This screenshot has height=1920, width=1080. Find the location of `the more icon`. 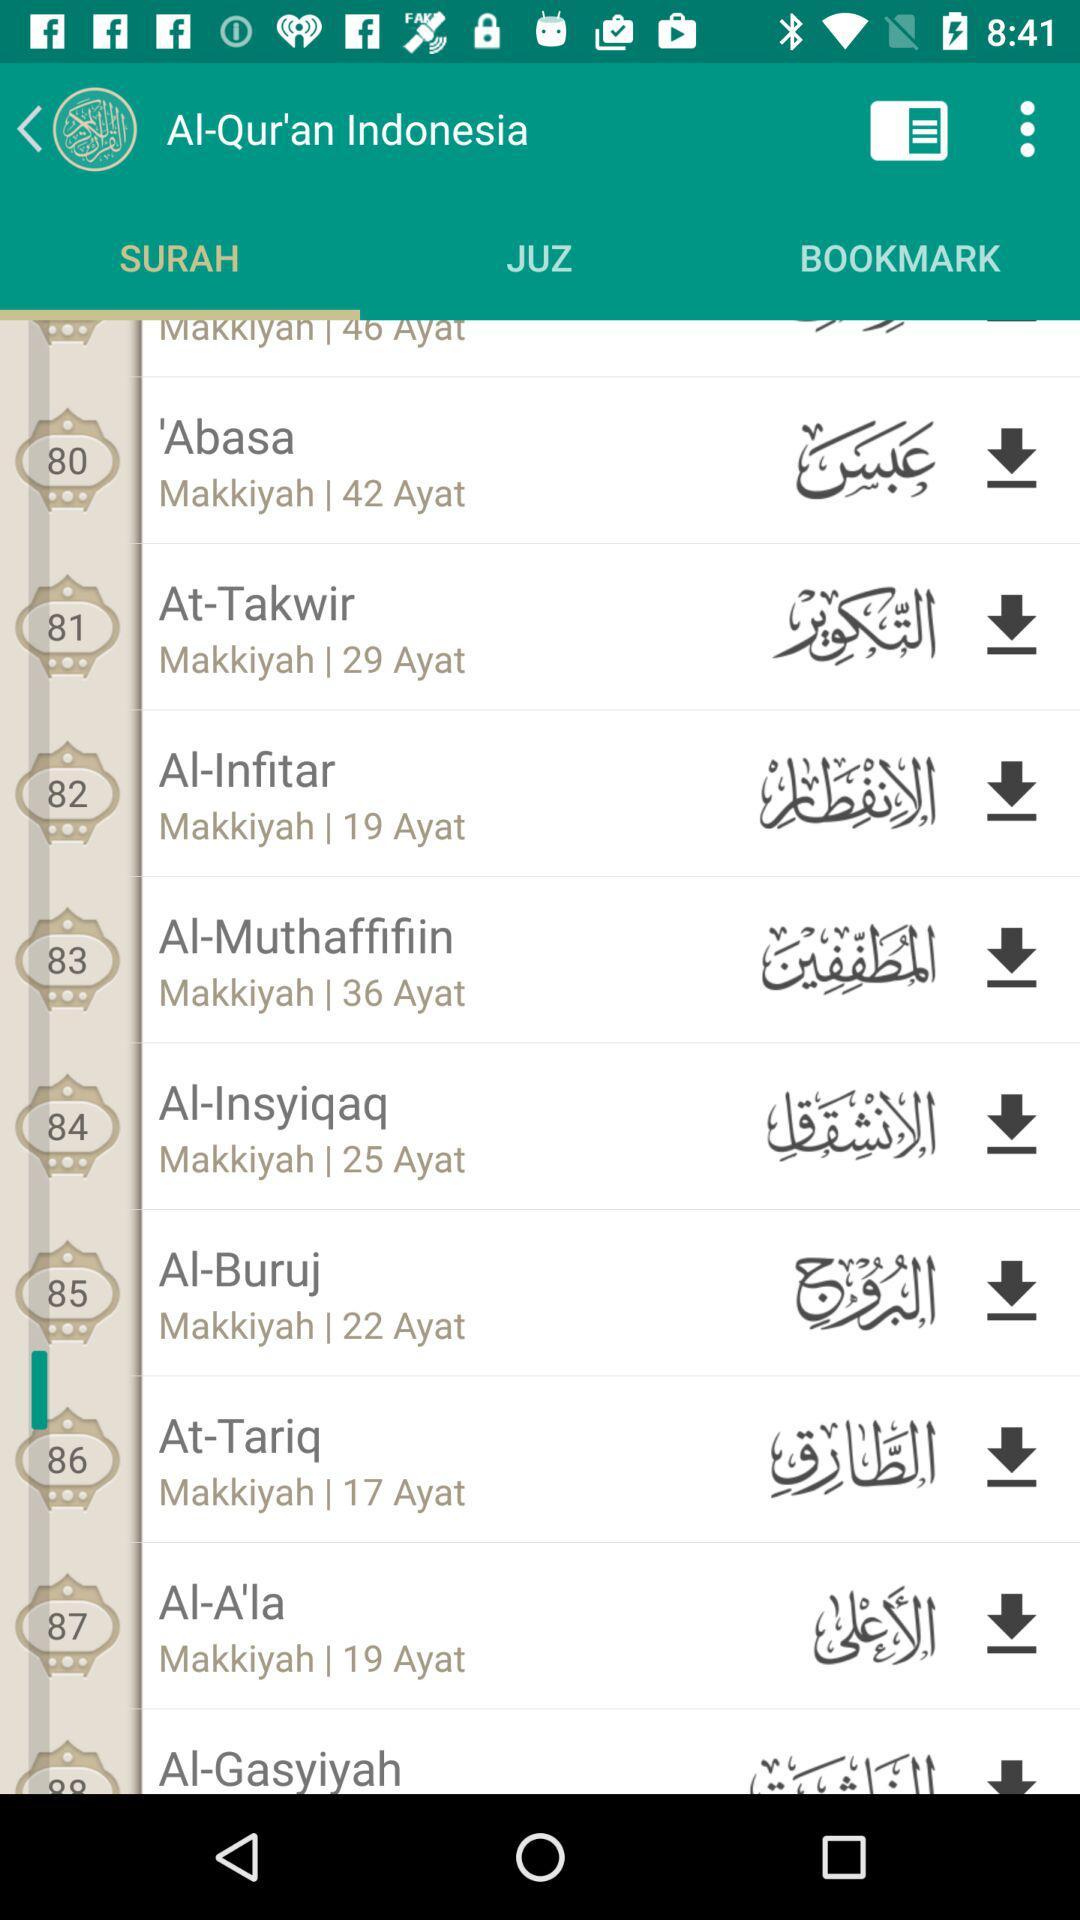

the more icon is located at coordinates (1027, 127).